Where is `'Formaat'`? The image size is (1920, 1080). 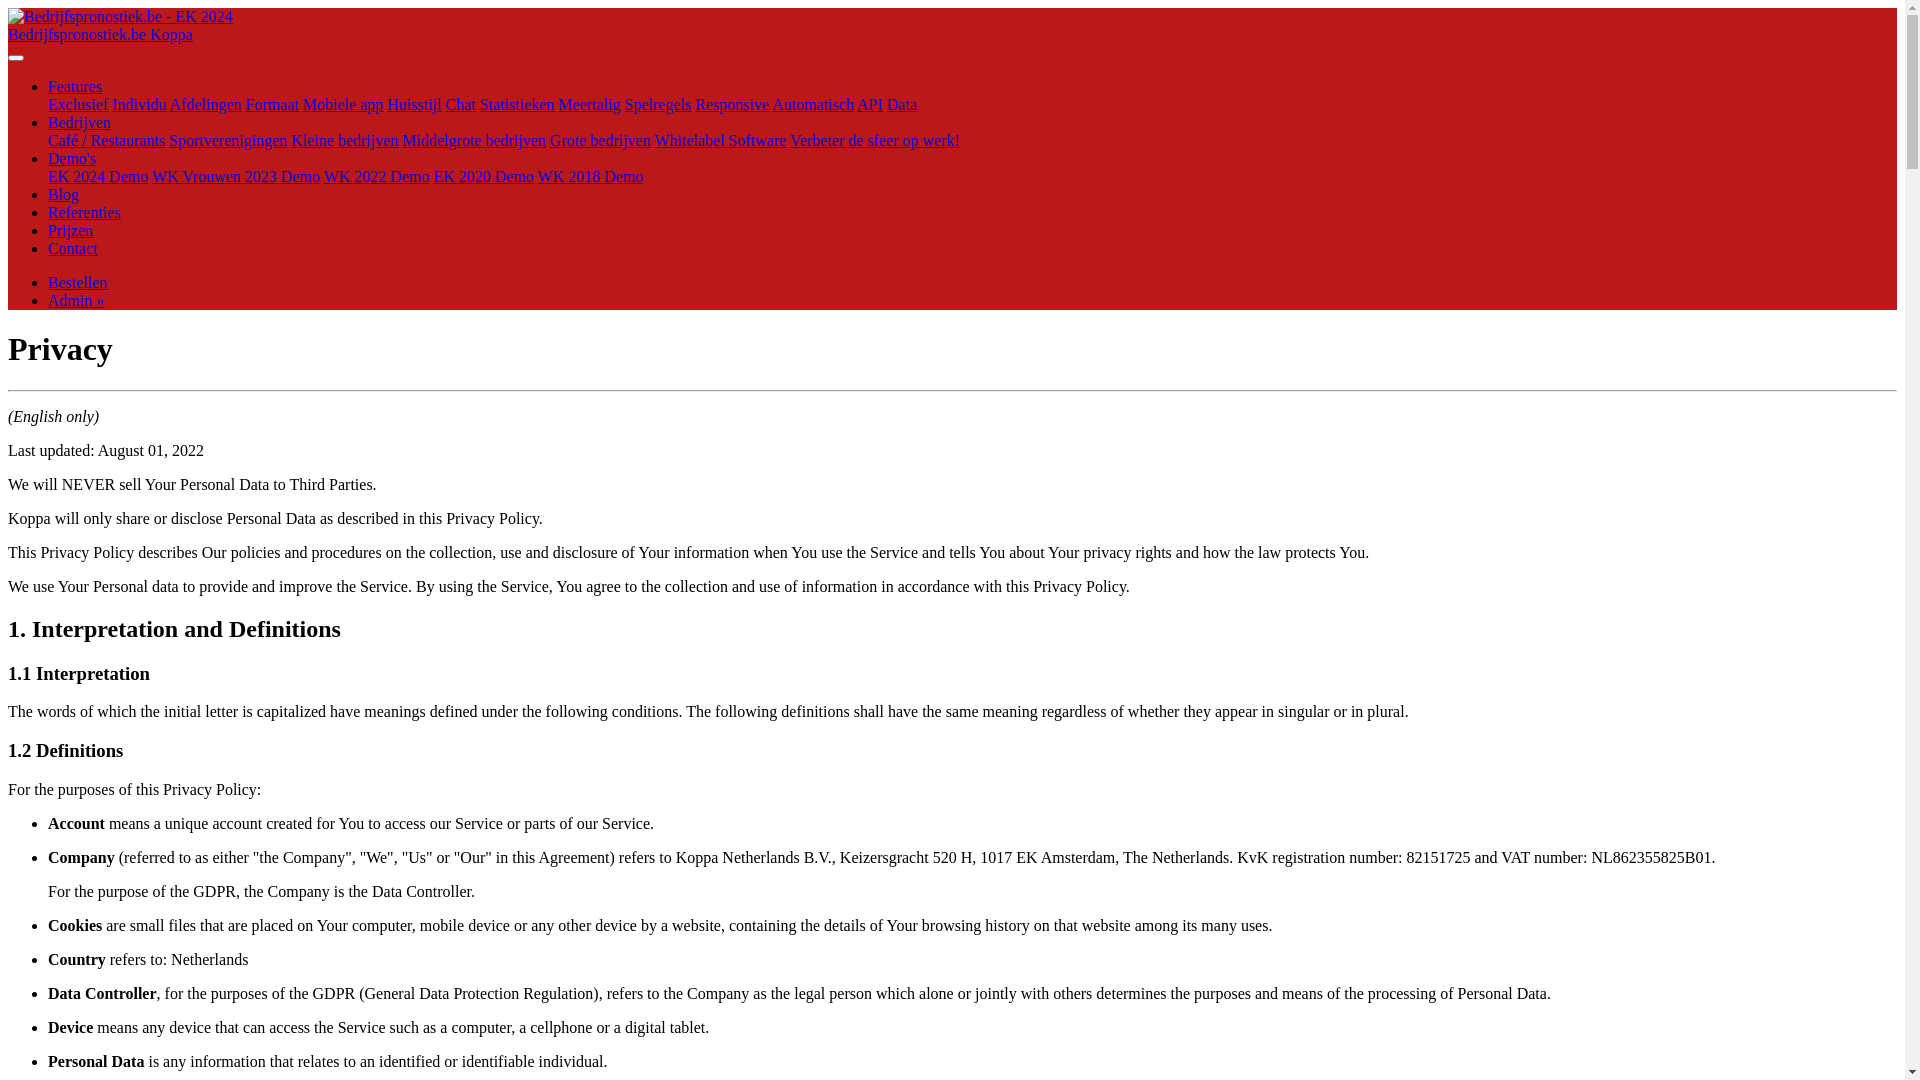 'Formaat' is located at coordinates (271, 104).